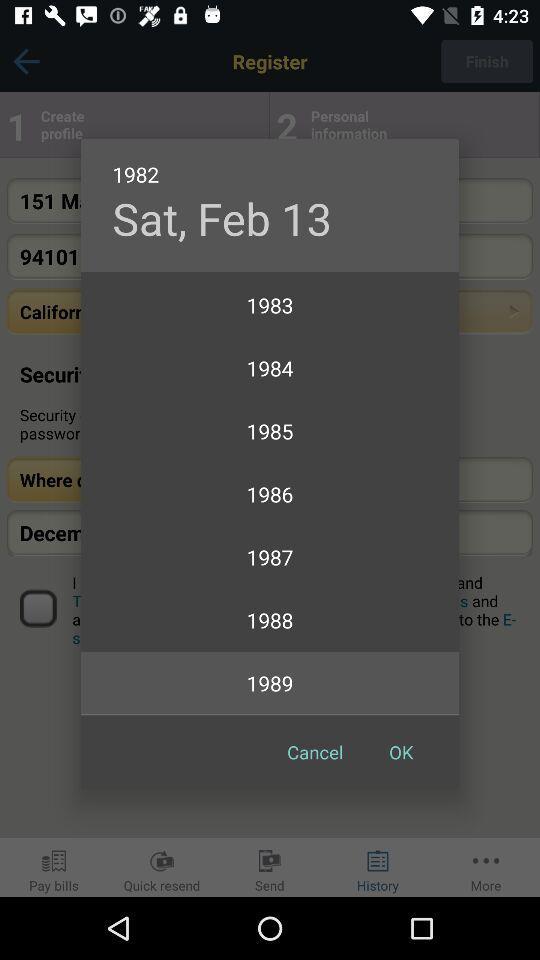 This screenshot has width=540, height=960. I want to click on item below the 1990 app, so click(401, 751).